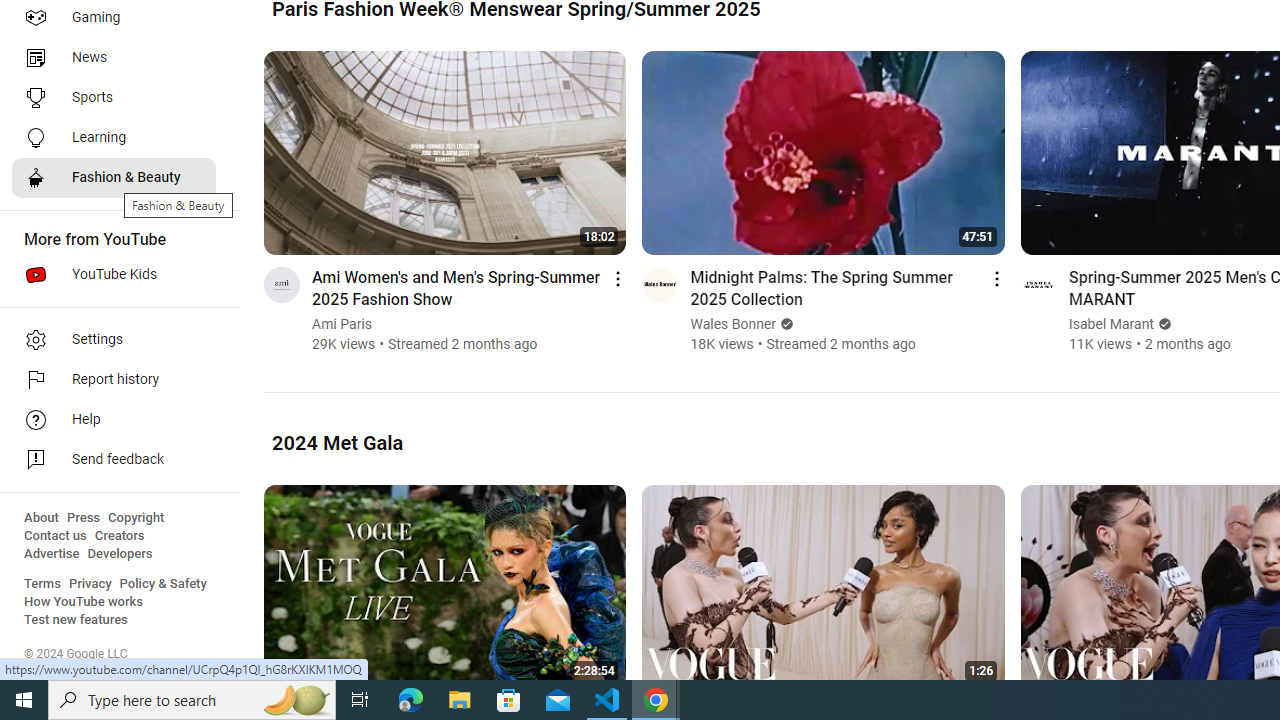 This screenshot has width=1280, height=720. Describe the element at coordinates (337, 441) in the screenshot. I see `'2024 Met Gala'` at that location.